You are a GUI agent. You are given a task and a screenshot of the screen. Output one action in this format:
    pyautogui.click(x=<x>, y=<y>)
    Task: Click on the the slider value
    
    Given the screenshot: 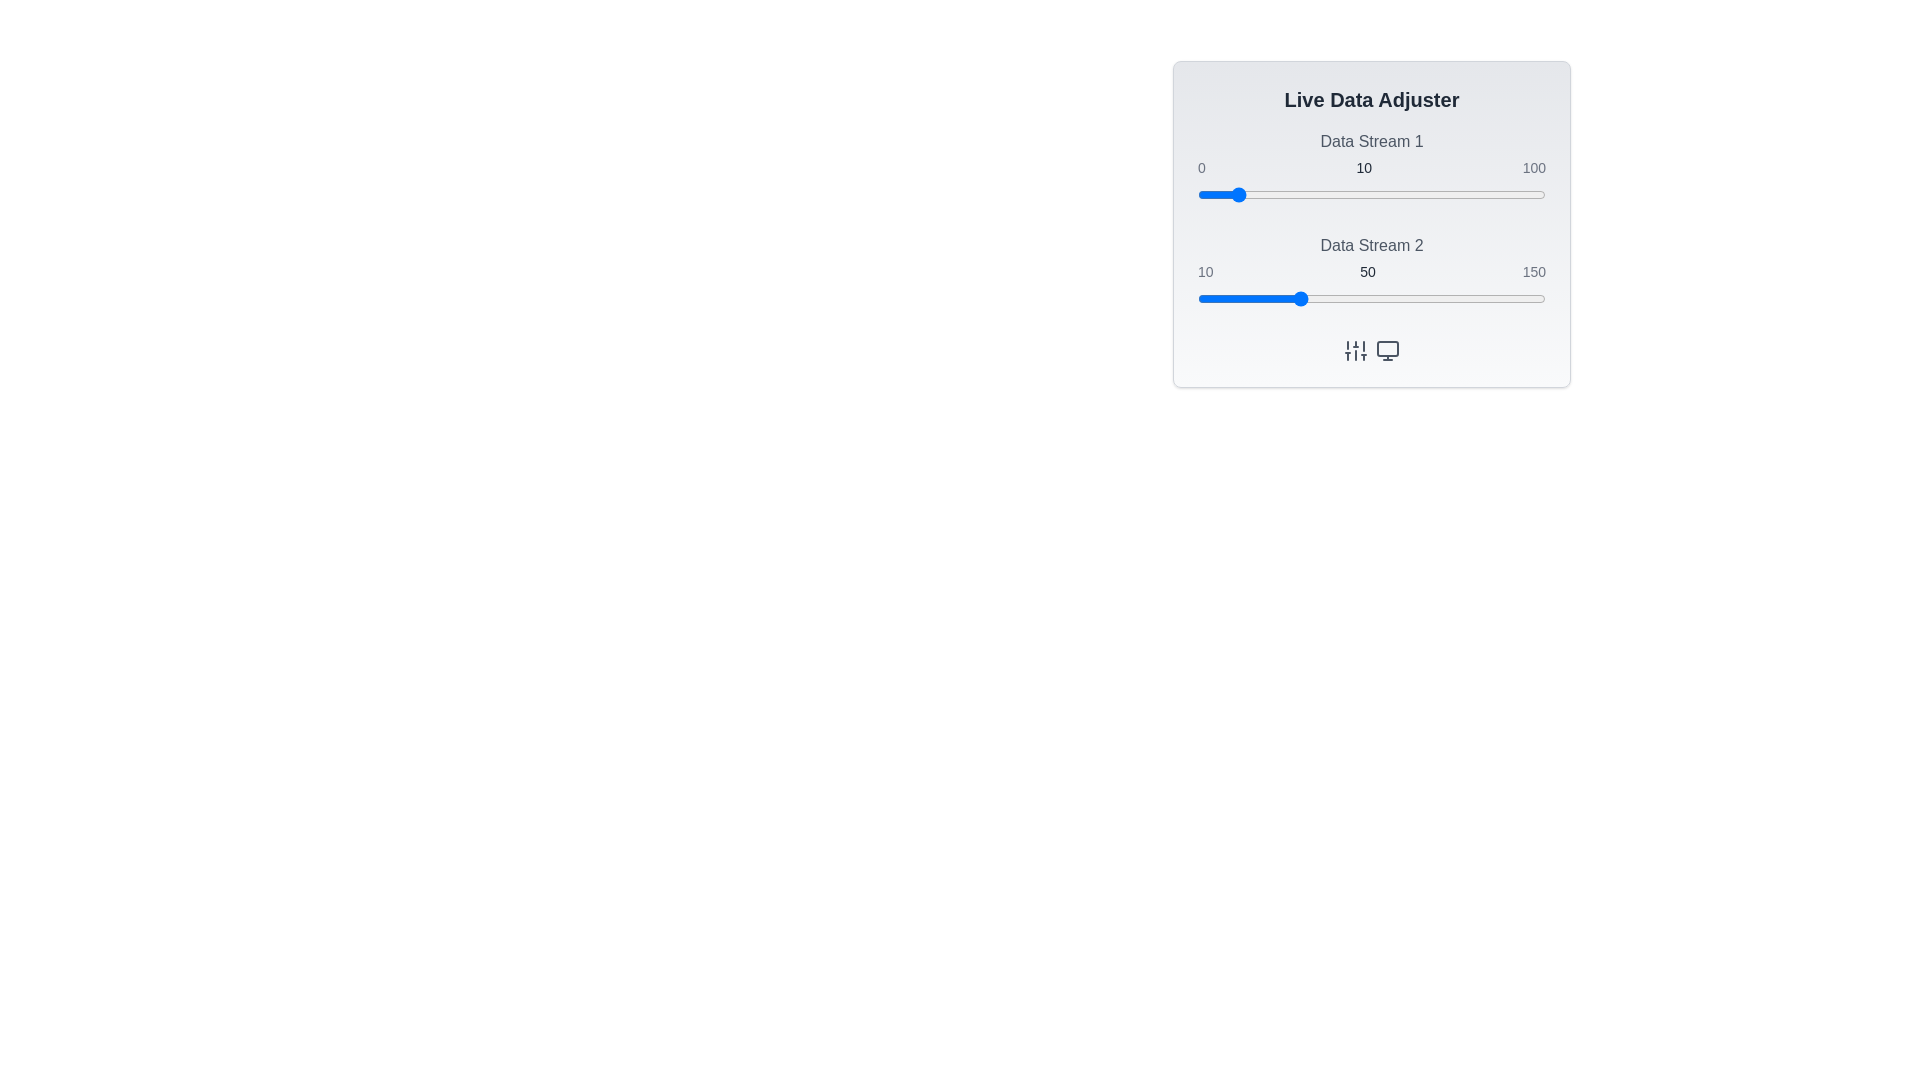 What is the action you would take?
    pyautogui.click(x=1518, y=299)
    